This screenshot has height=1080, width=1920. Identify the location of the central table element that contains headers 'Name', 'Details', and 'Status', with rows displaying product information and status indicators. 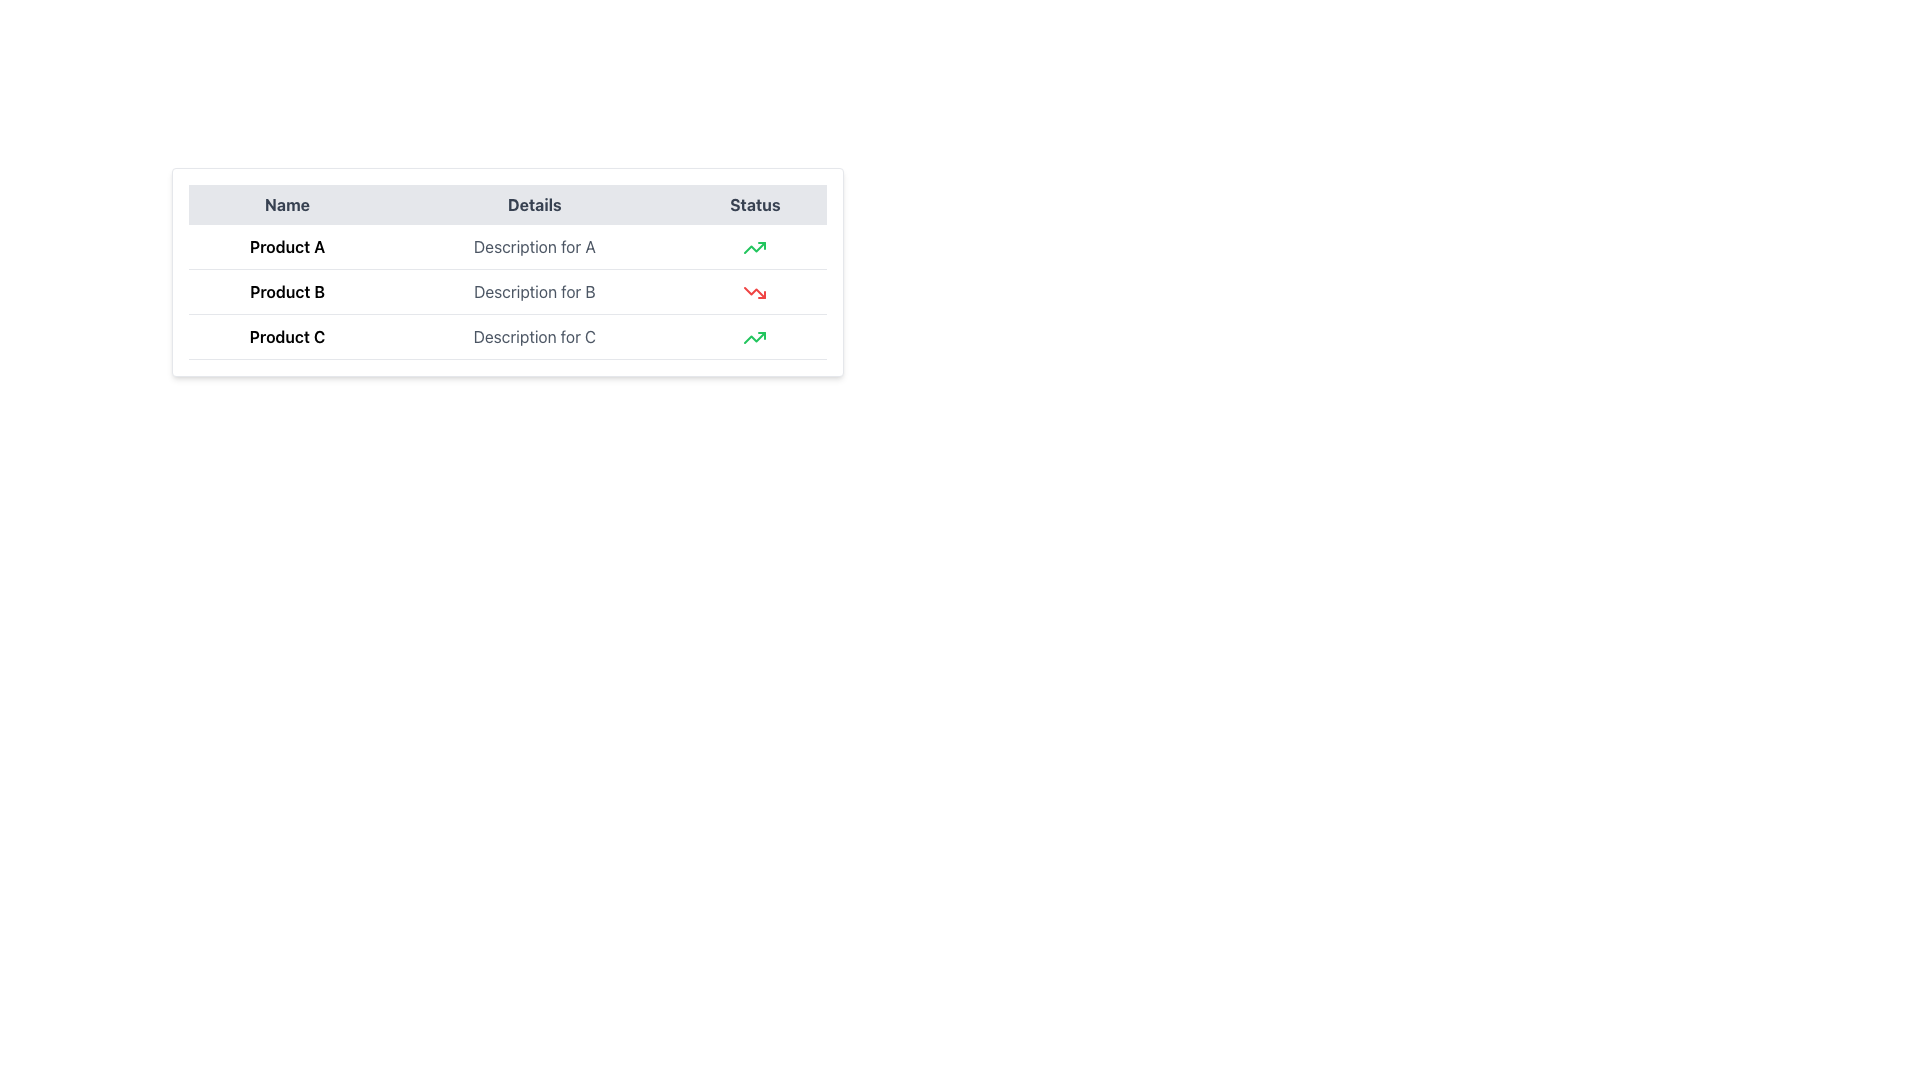
(508, 272).